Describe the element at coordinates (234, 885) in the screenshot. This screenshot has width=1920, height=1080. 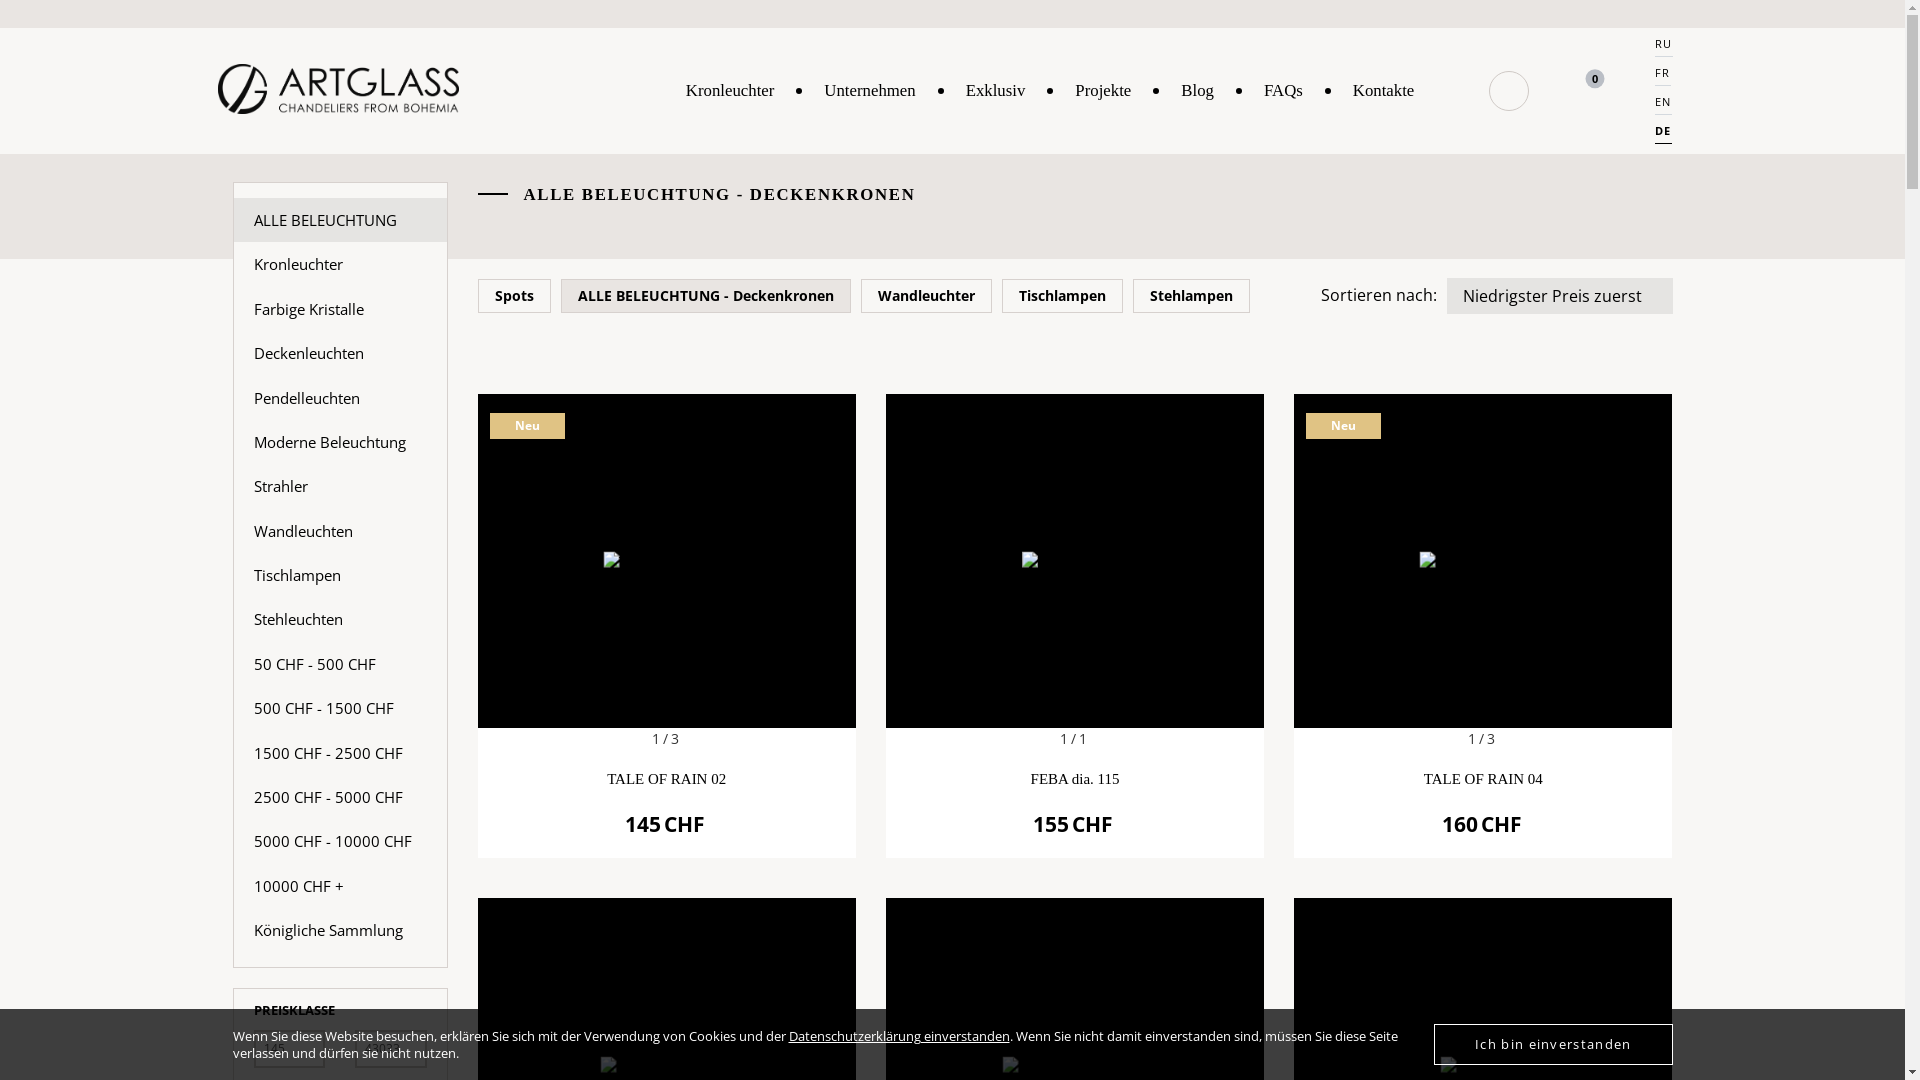
I see `'10000 CHF +'` at that location.